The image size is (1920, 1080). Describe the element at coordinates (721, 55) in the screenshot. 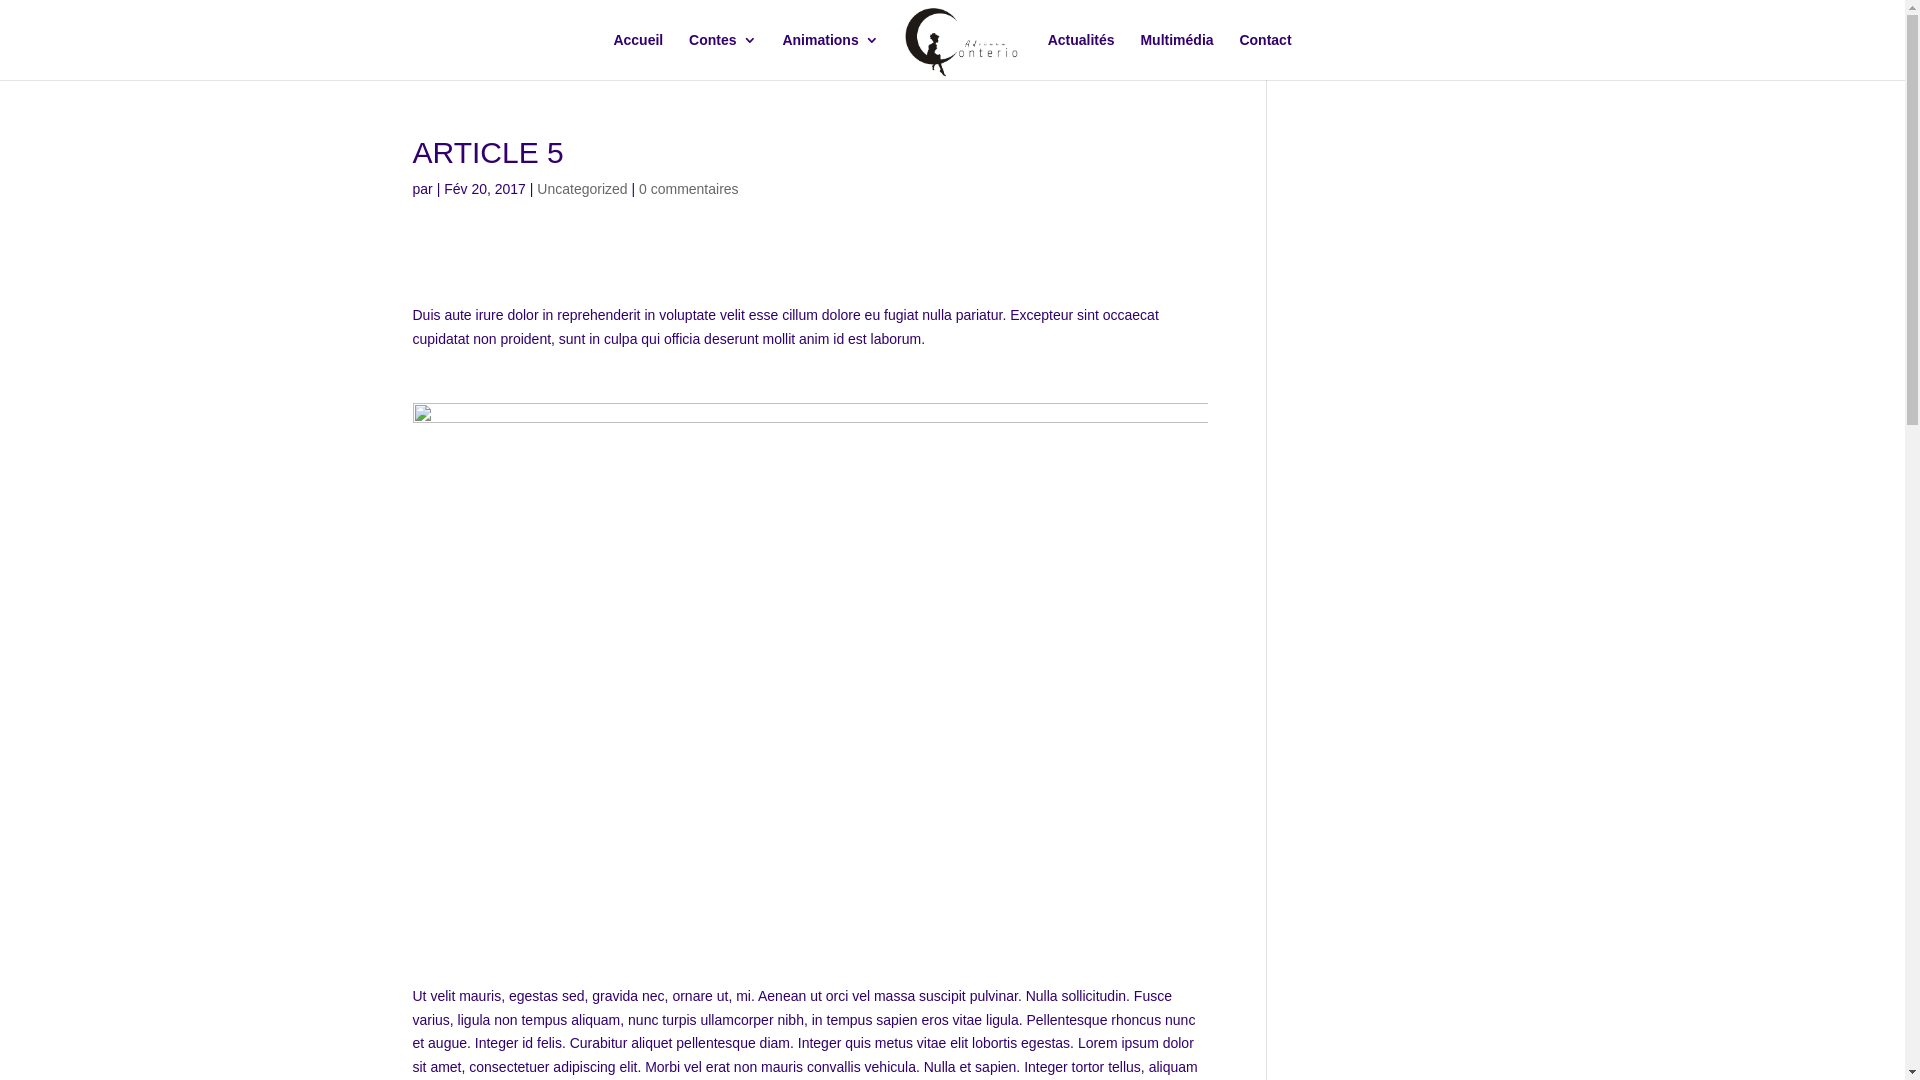

I see `'Contes'` at that location.